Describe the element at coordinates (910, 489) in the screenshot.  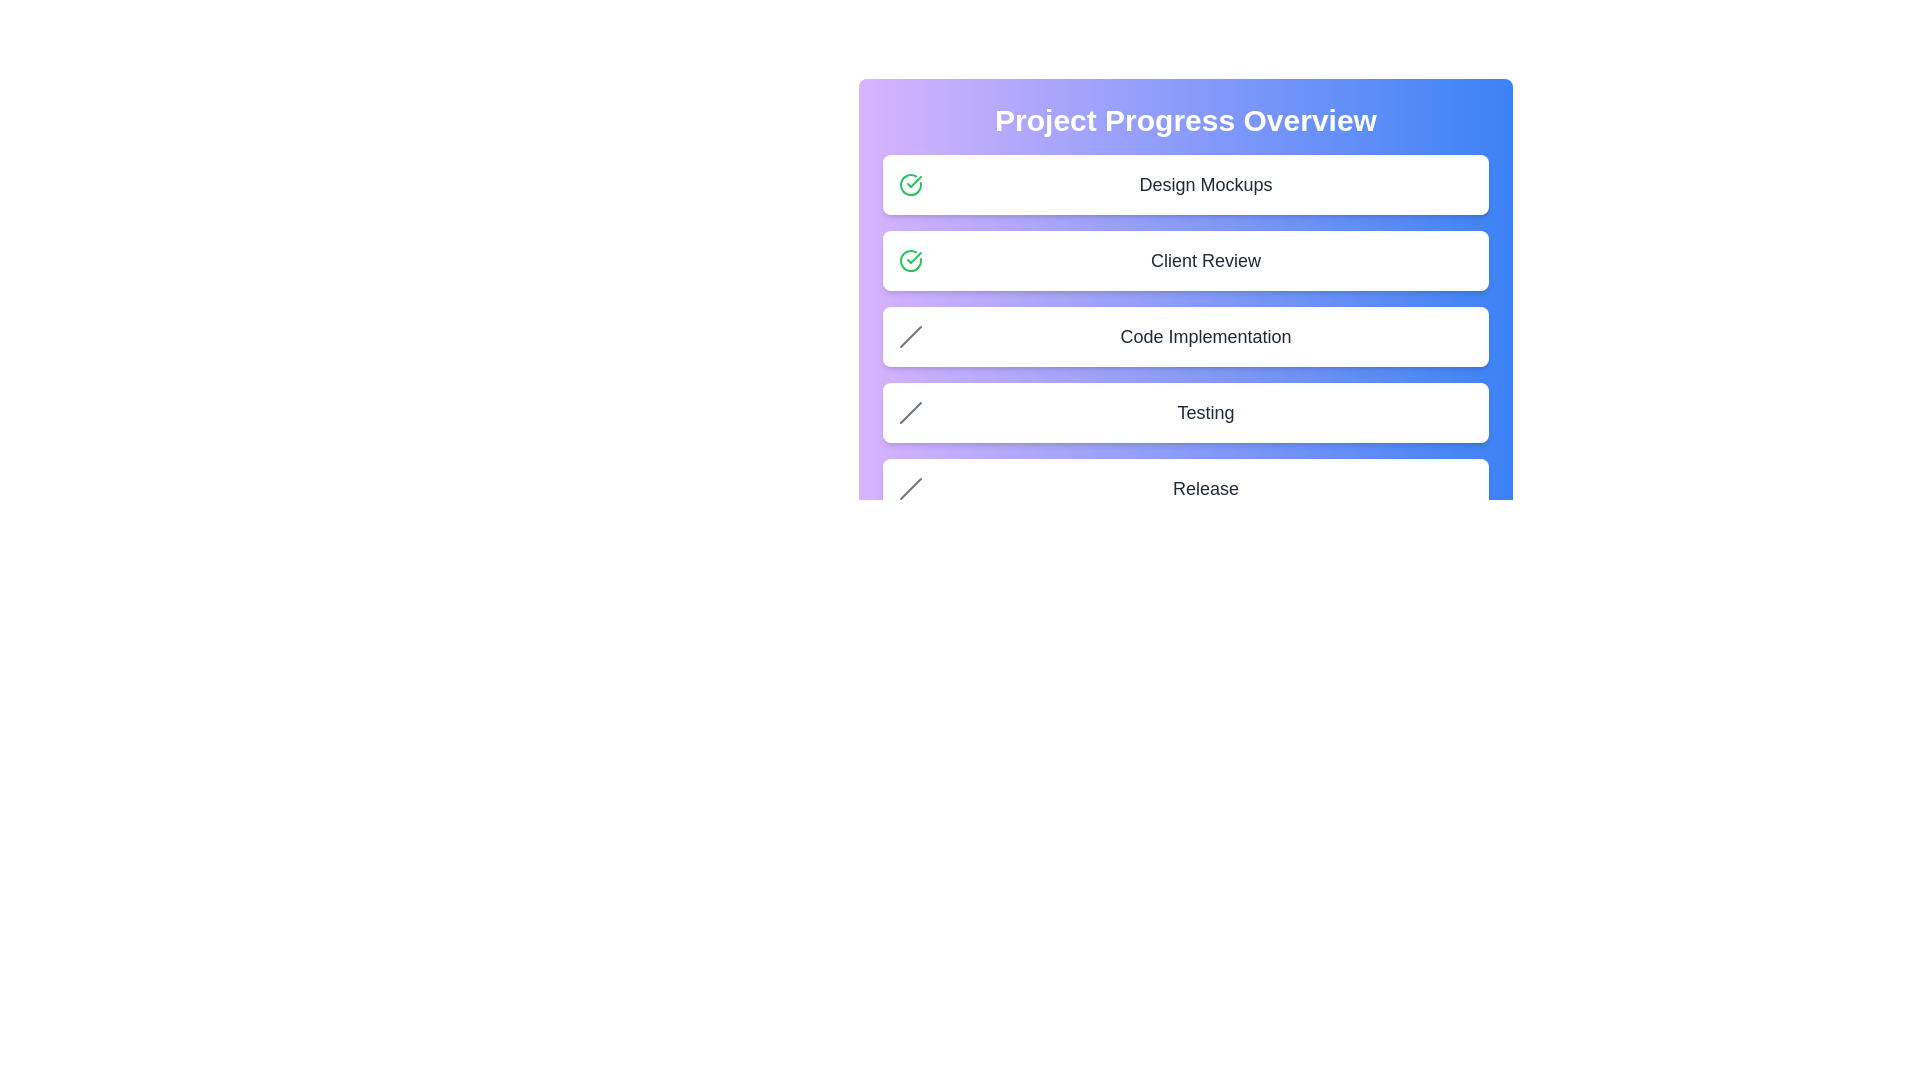
I see `the grayish diagonal slash icon located within a square frame, positioned next to the label 'Release'` at that location.